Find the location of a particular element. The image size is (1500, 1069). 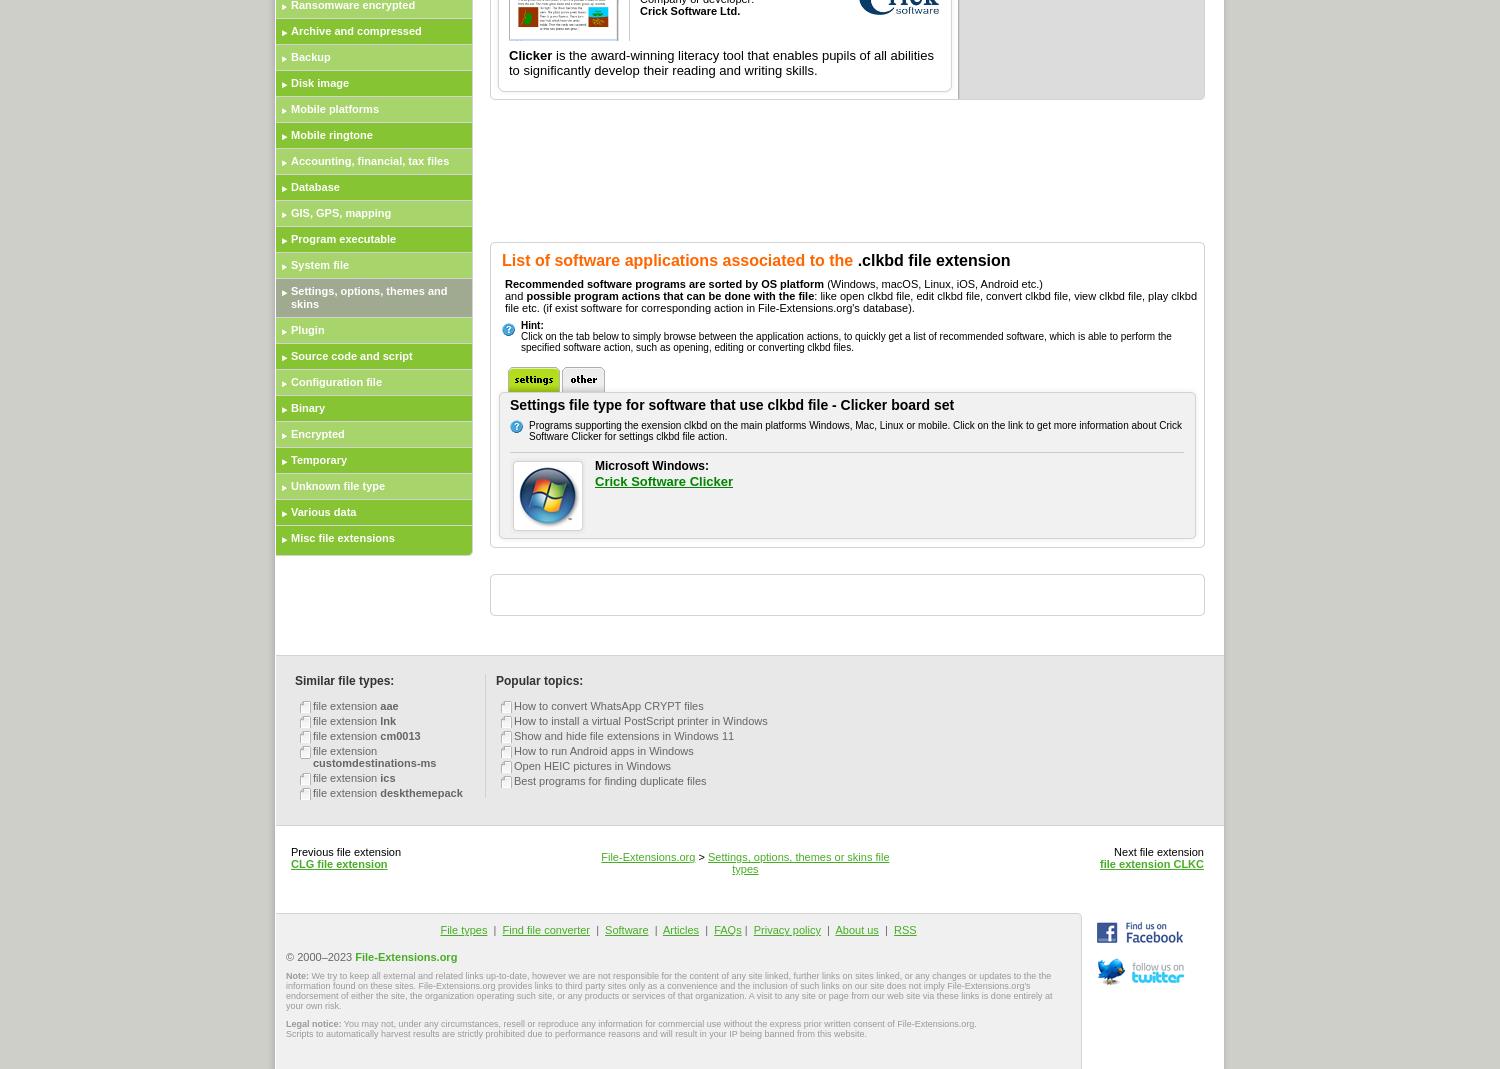

'Settings file type for software that use clkbd file - Clicker board set' is located at coordinates (731, 403).